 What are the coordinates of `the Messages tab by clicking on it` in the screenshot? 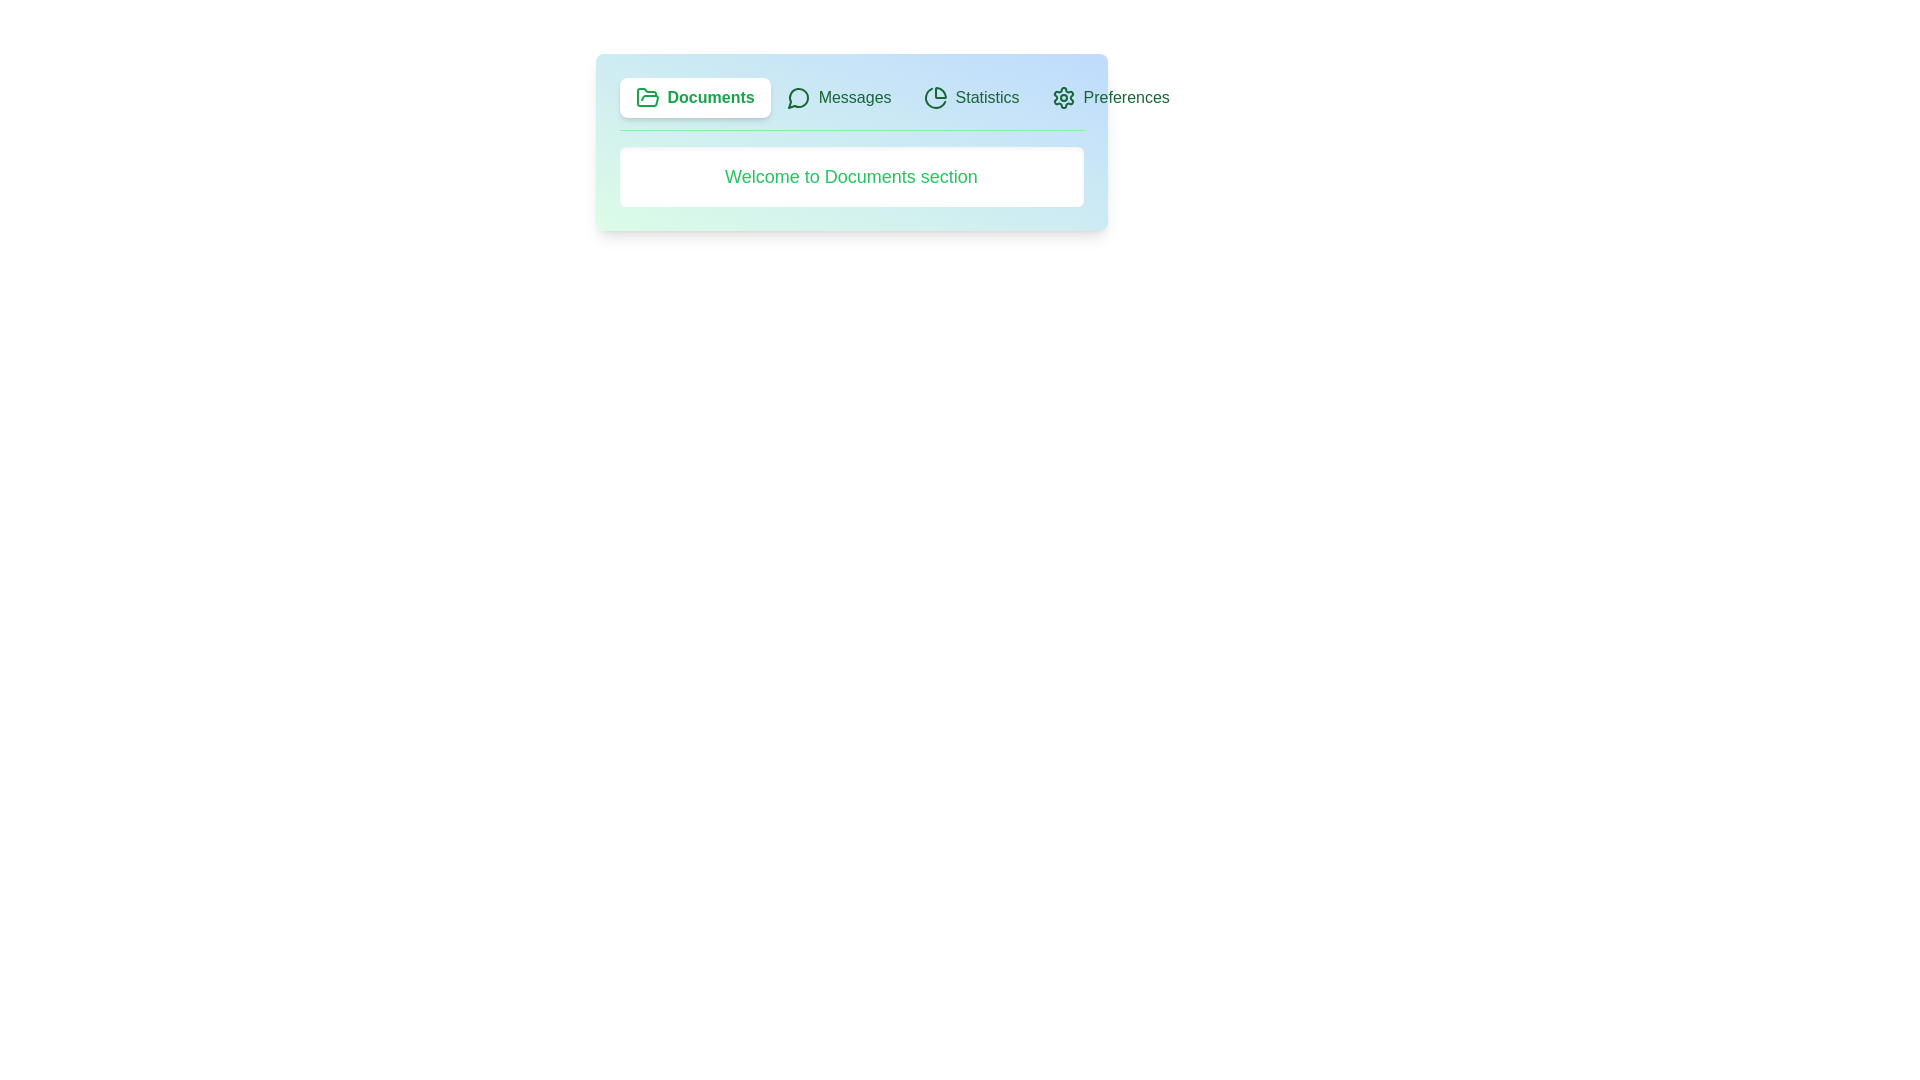 It's located at (839, 97).